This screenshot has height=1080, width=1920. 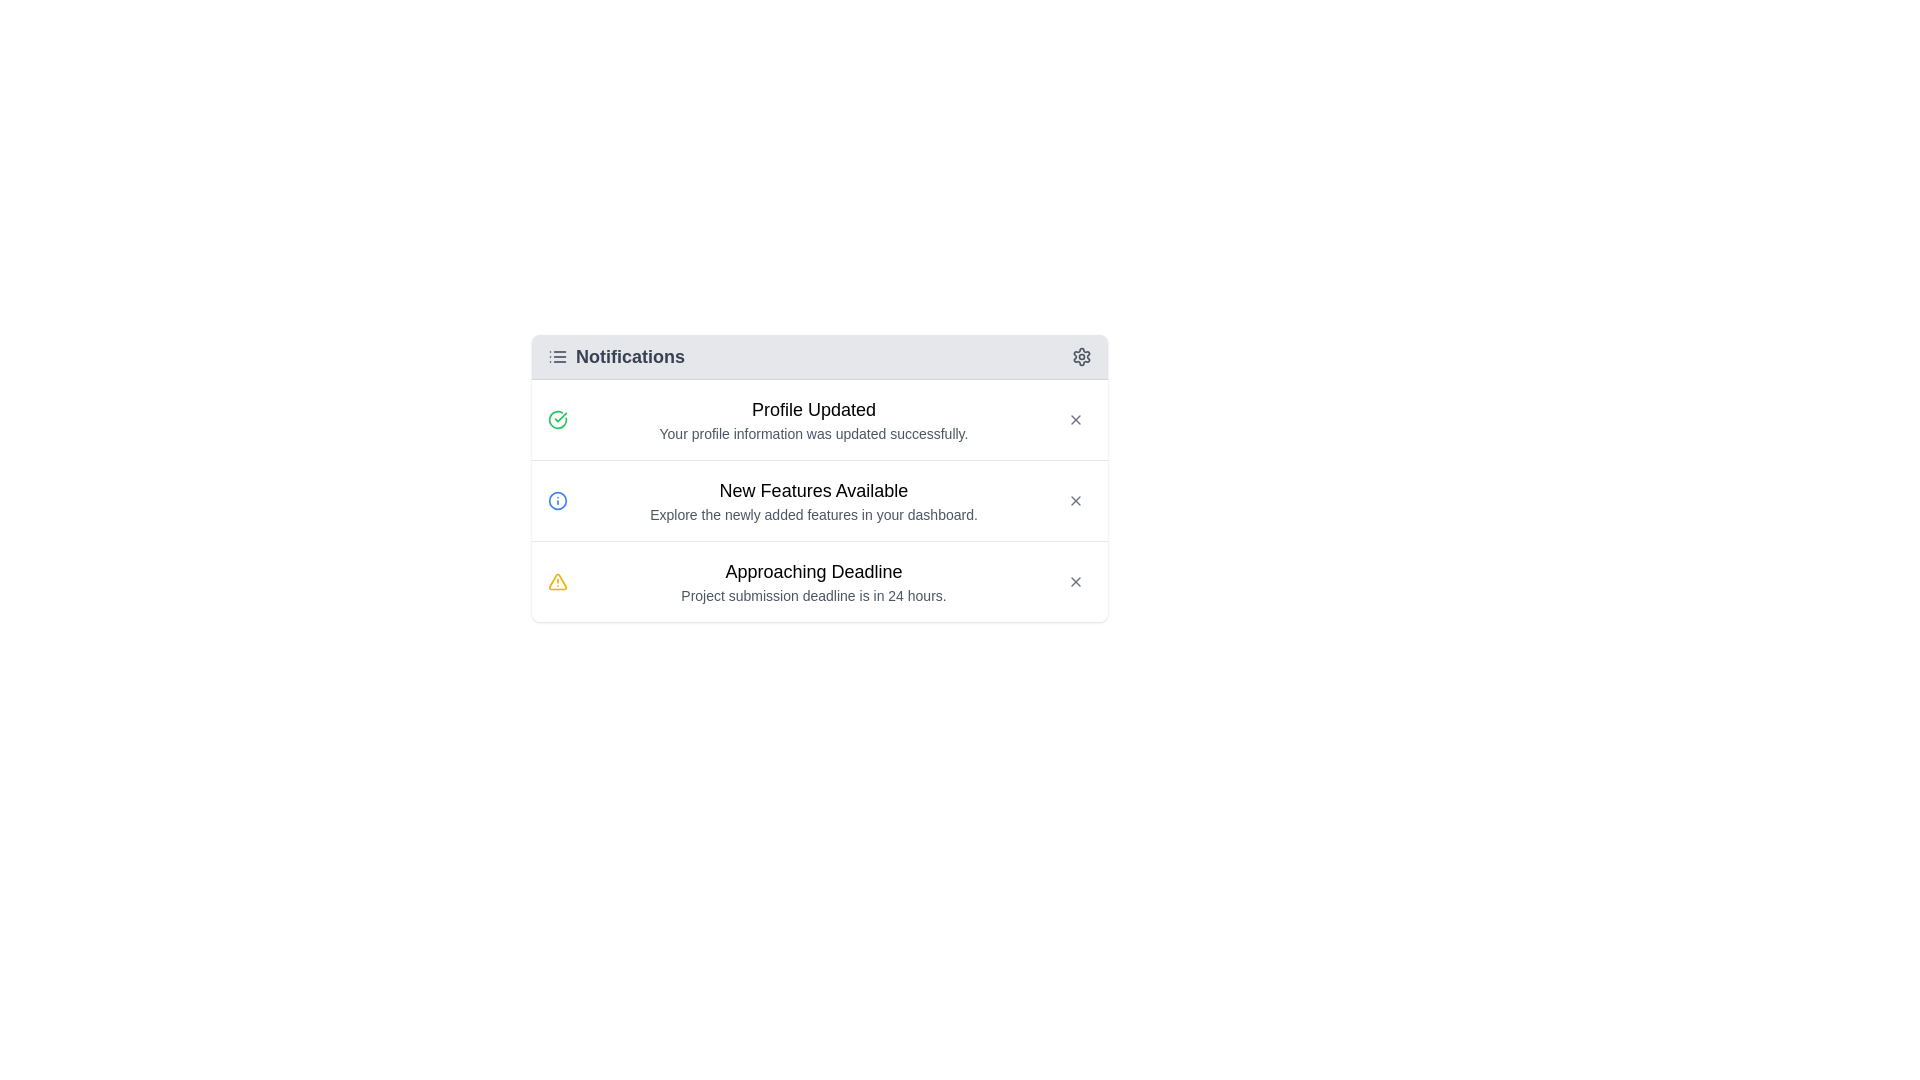 What do you see at coordinates (1074, 582) in the screenshot?
I see `the small, circular 'x' button in the top-right corner of the 'Approaching Deadline' notification card` at bounding box center [1074, 582].